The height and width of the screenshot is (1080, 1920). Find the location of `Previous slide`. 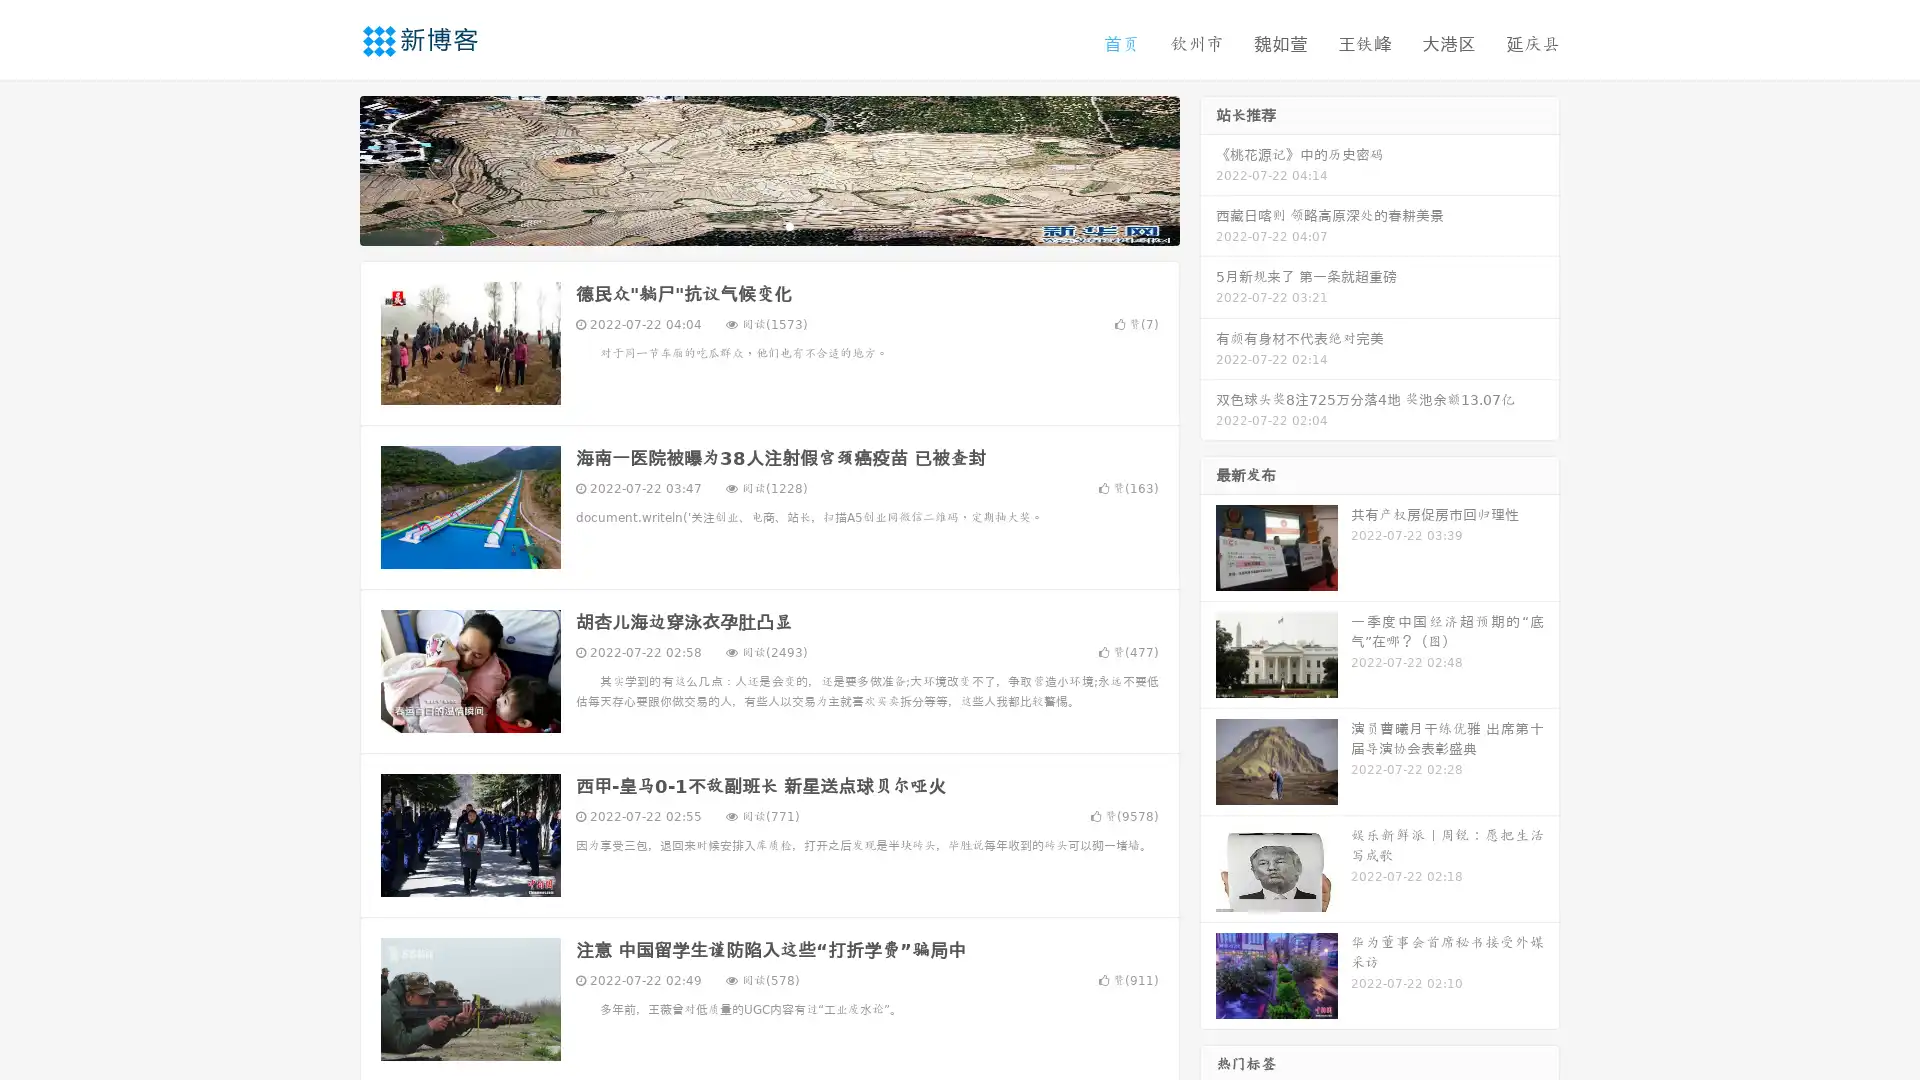

Previous slide is located at coordinates (330, 168).